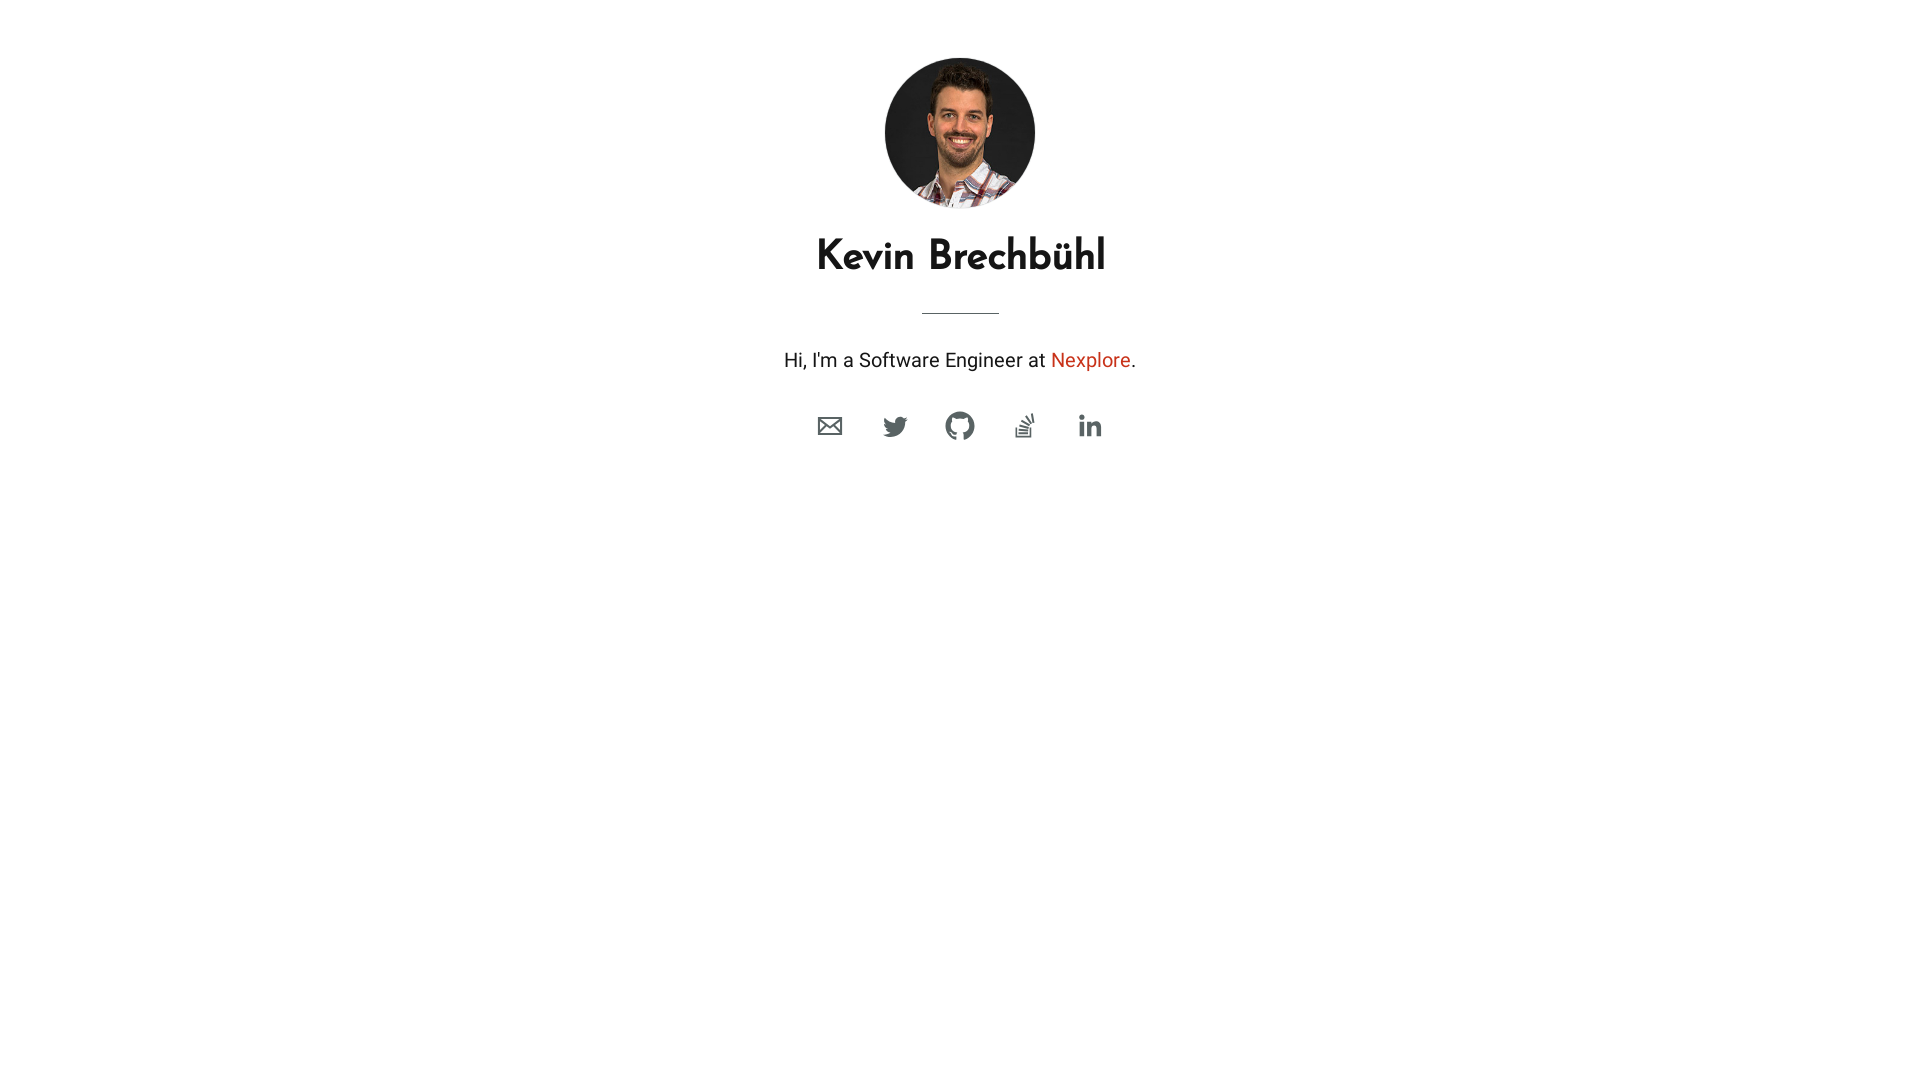  Describe the element at coordinates (874, 424) in the screenshot. I see `'Twitter'` at that location.